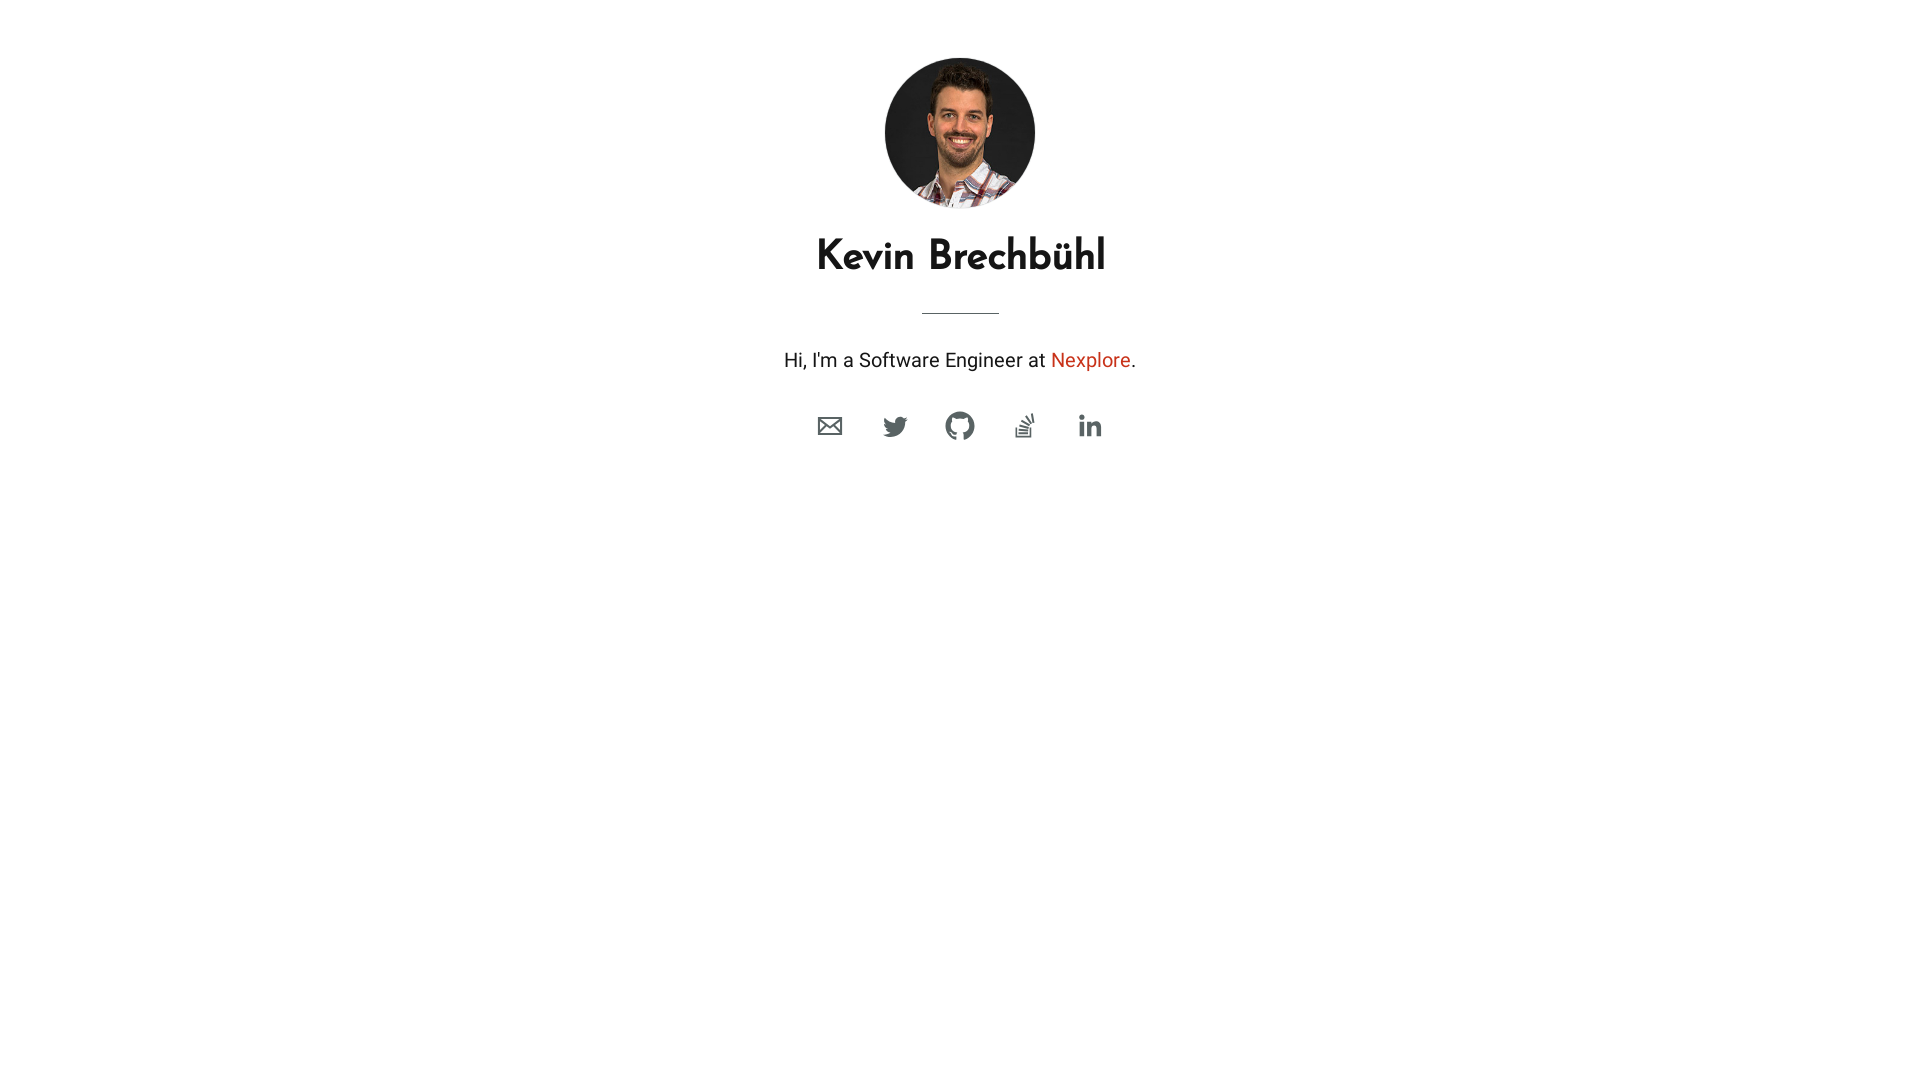  Describe the element at coordinates (874, 424) in the screenshot. I see `'Twitter'` at that location.